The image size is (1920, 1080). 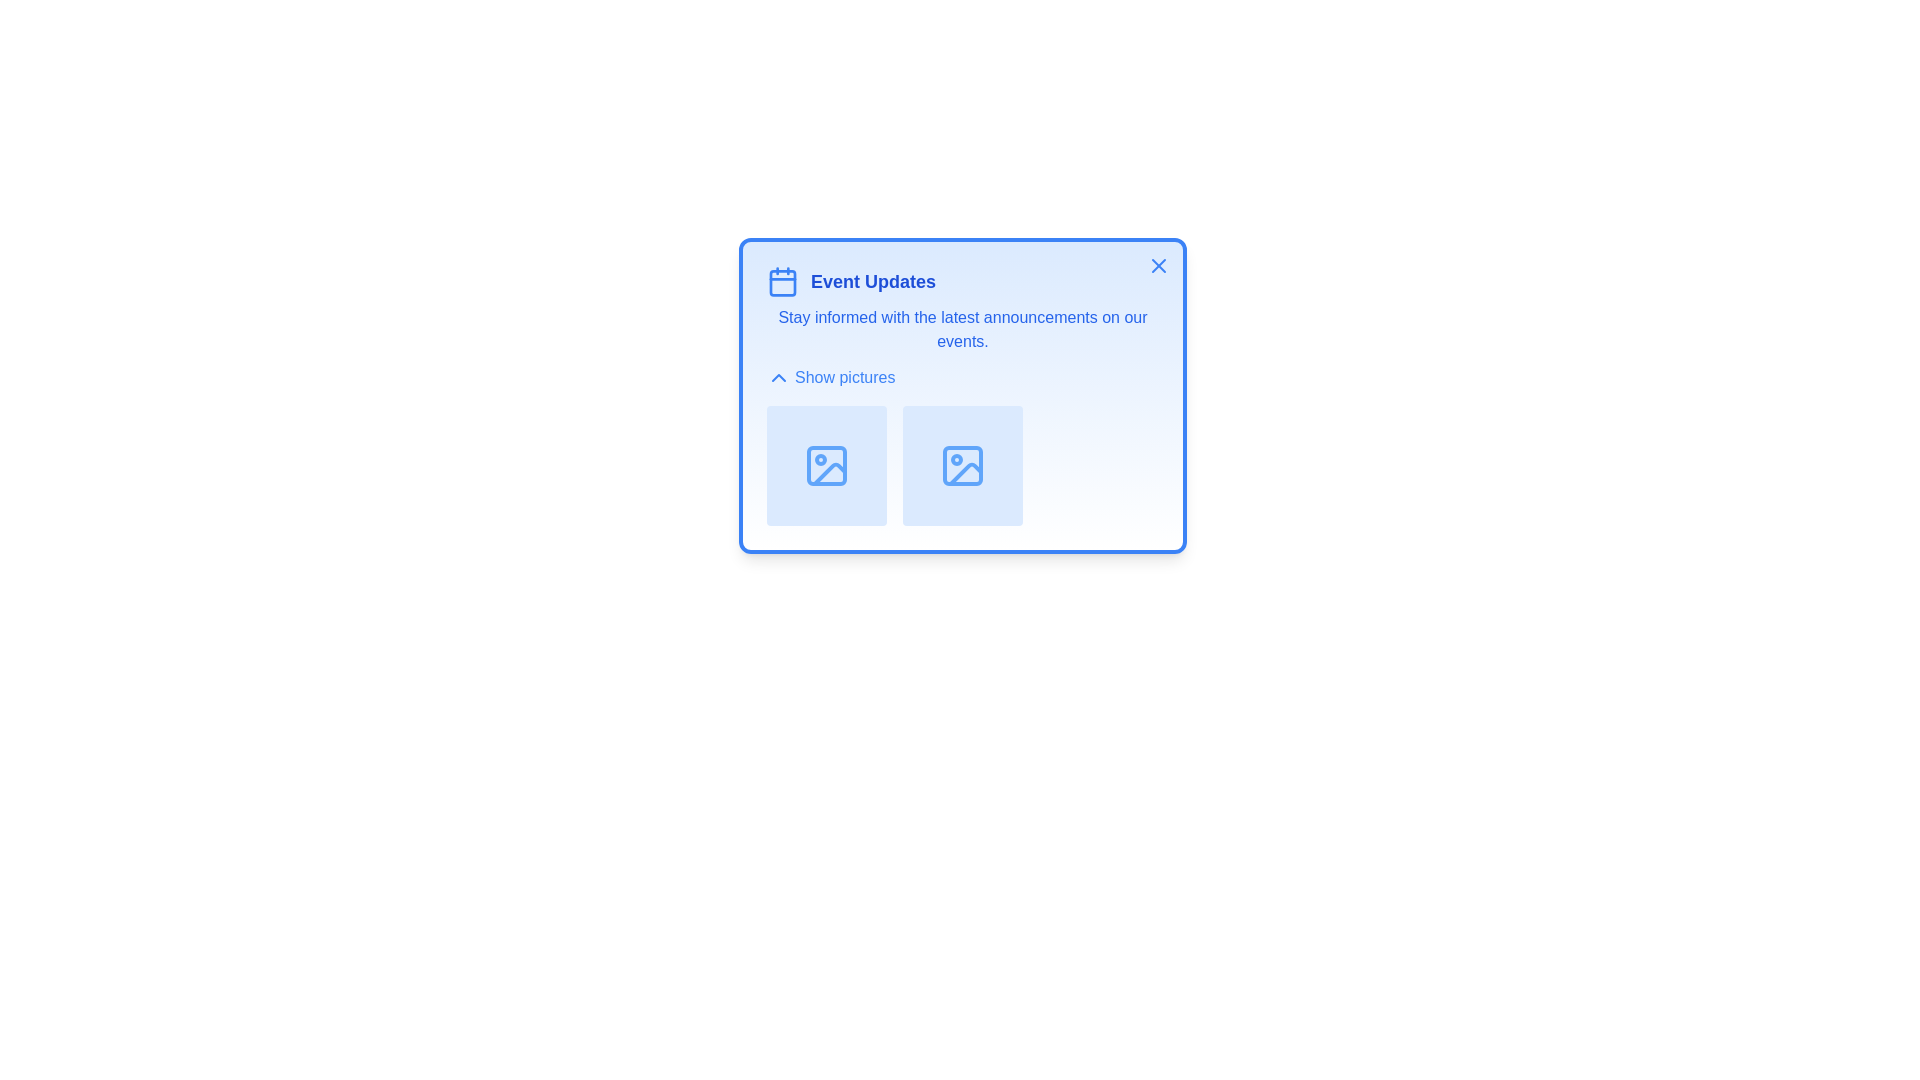 I want to click on the 'Show pictures' button to toggle the visibility of the pictures, so click(x=831, y=378).